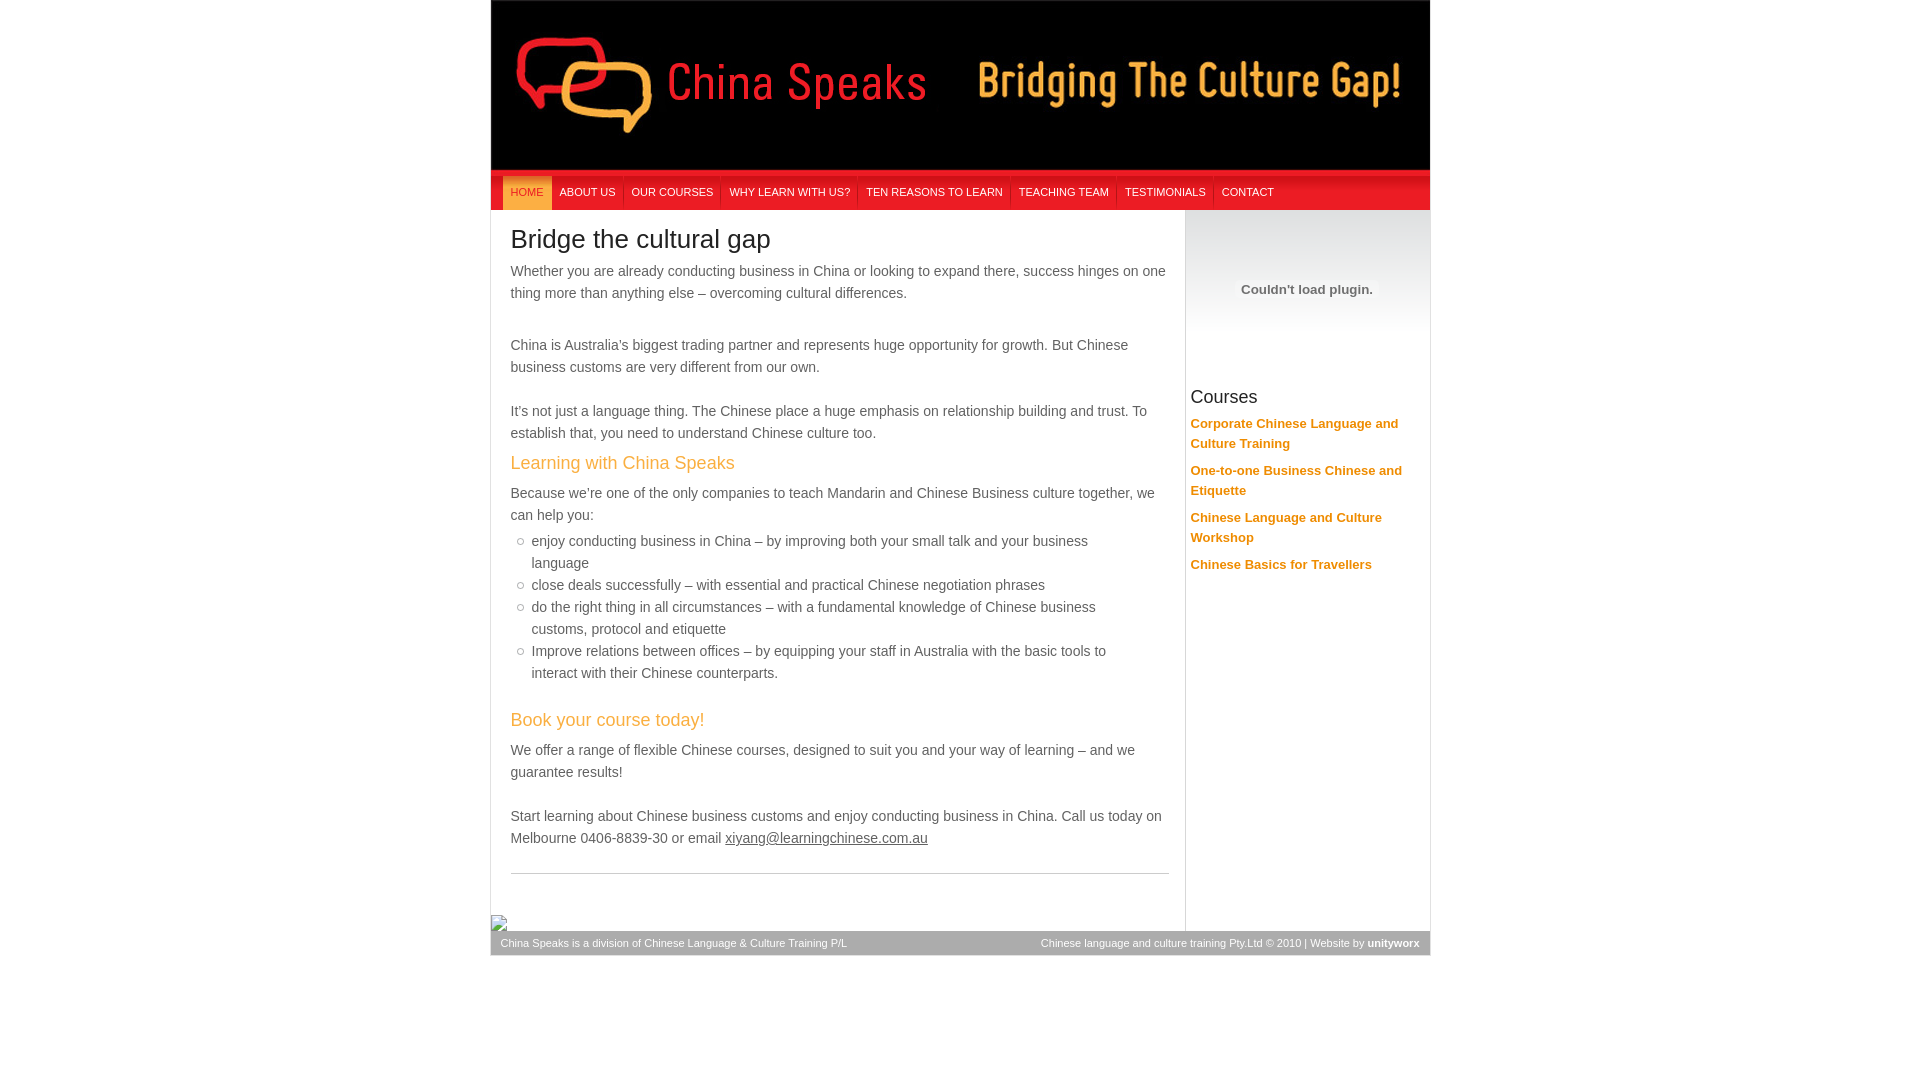 The image size is (1920, 1080). I want to click on 'ABOUT US', so click(587, 192).